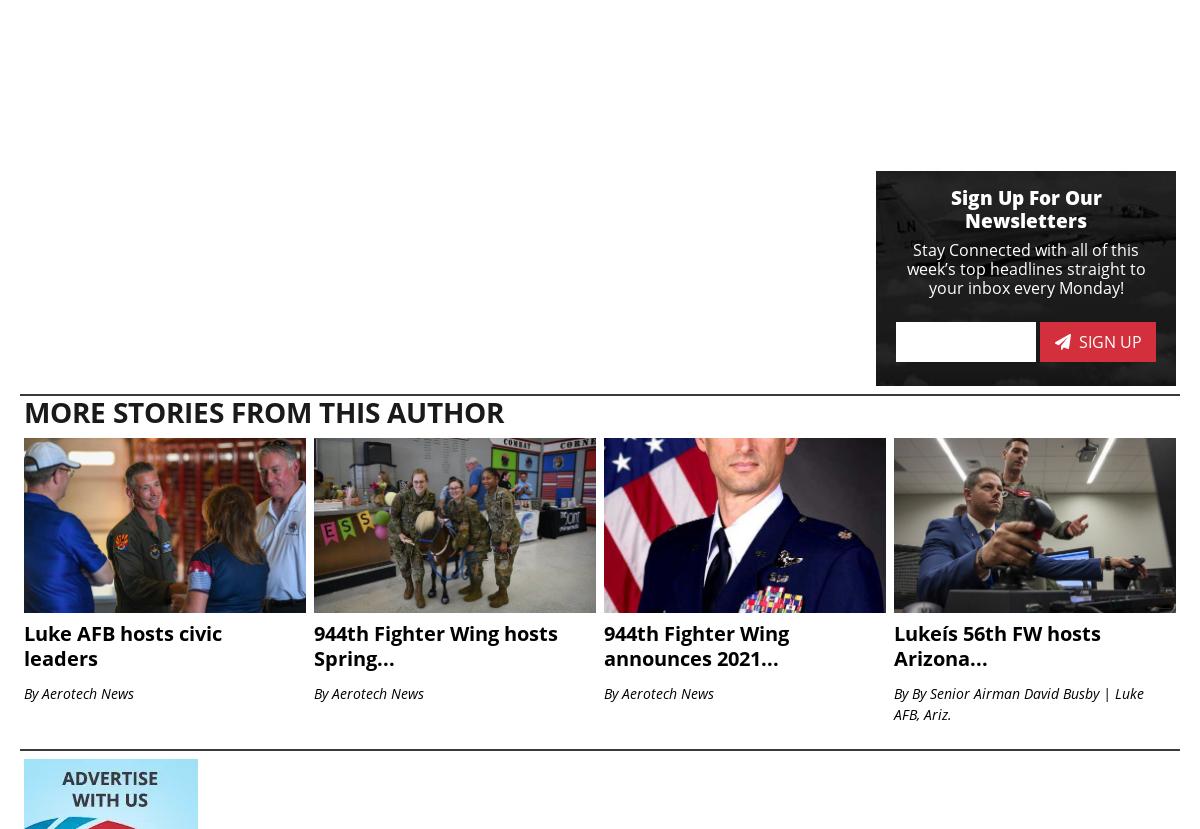 Image resolution: width=1200 pixels, height=829 pixels. I want to click on 'More Stories From This Author', so click(24, 412).